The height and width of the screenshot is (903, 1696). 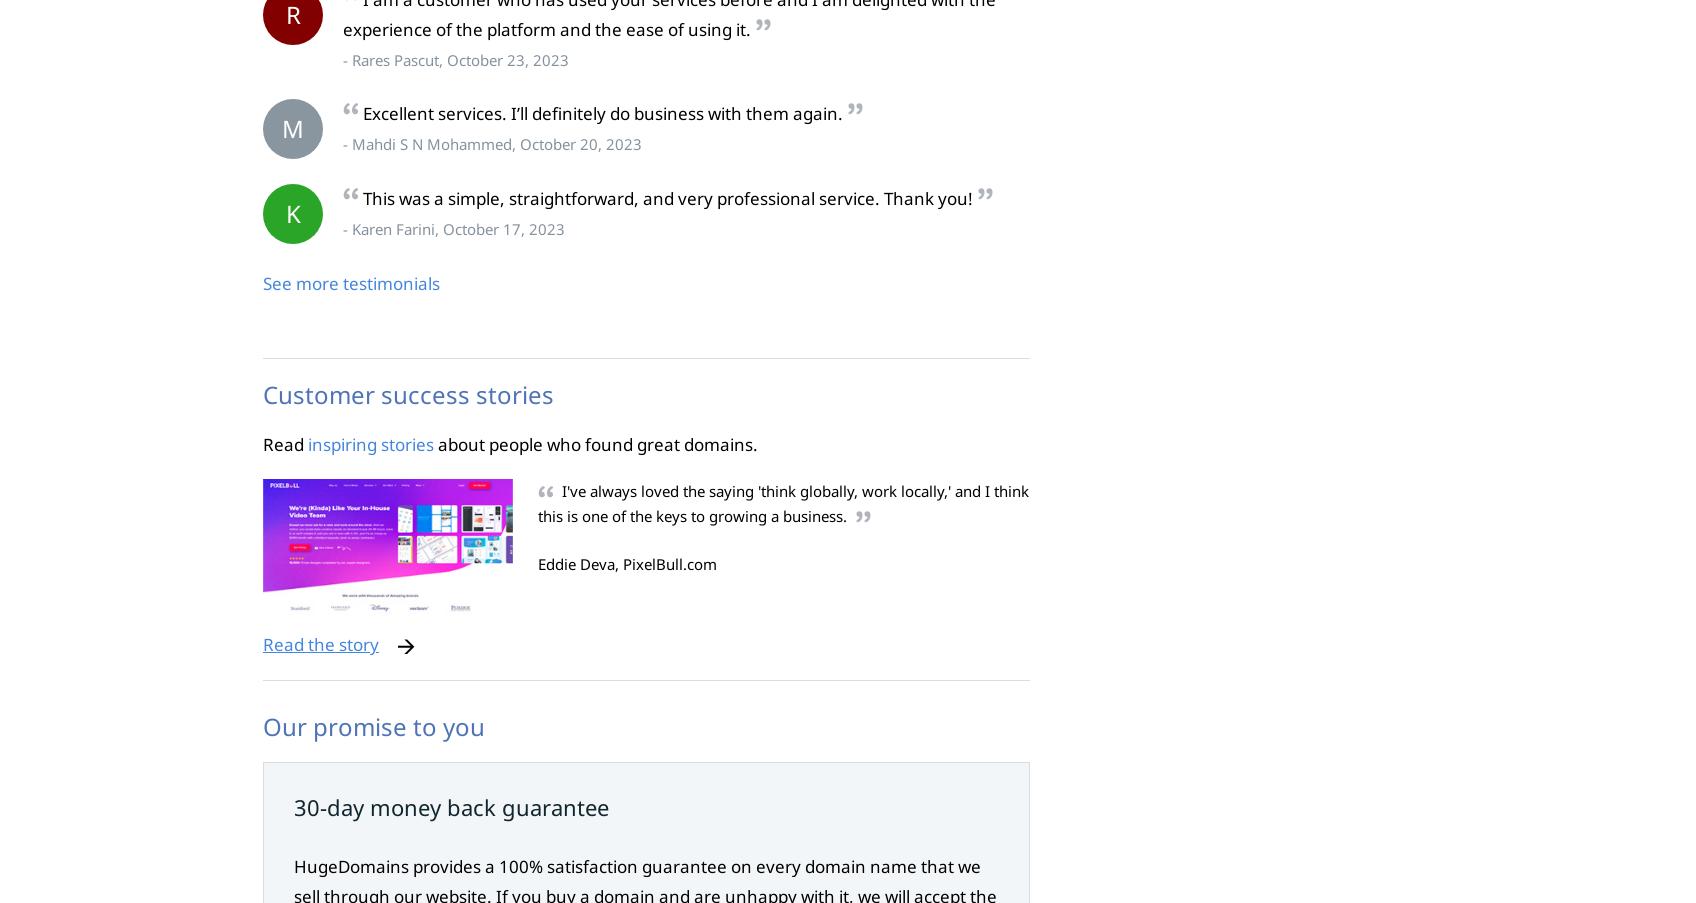 I want to click on 'Excellent services. I’ll definitely do business with them again.', so click(x=602, y=113).